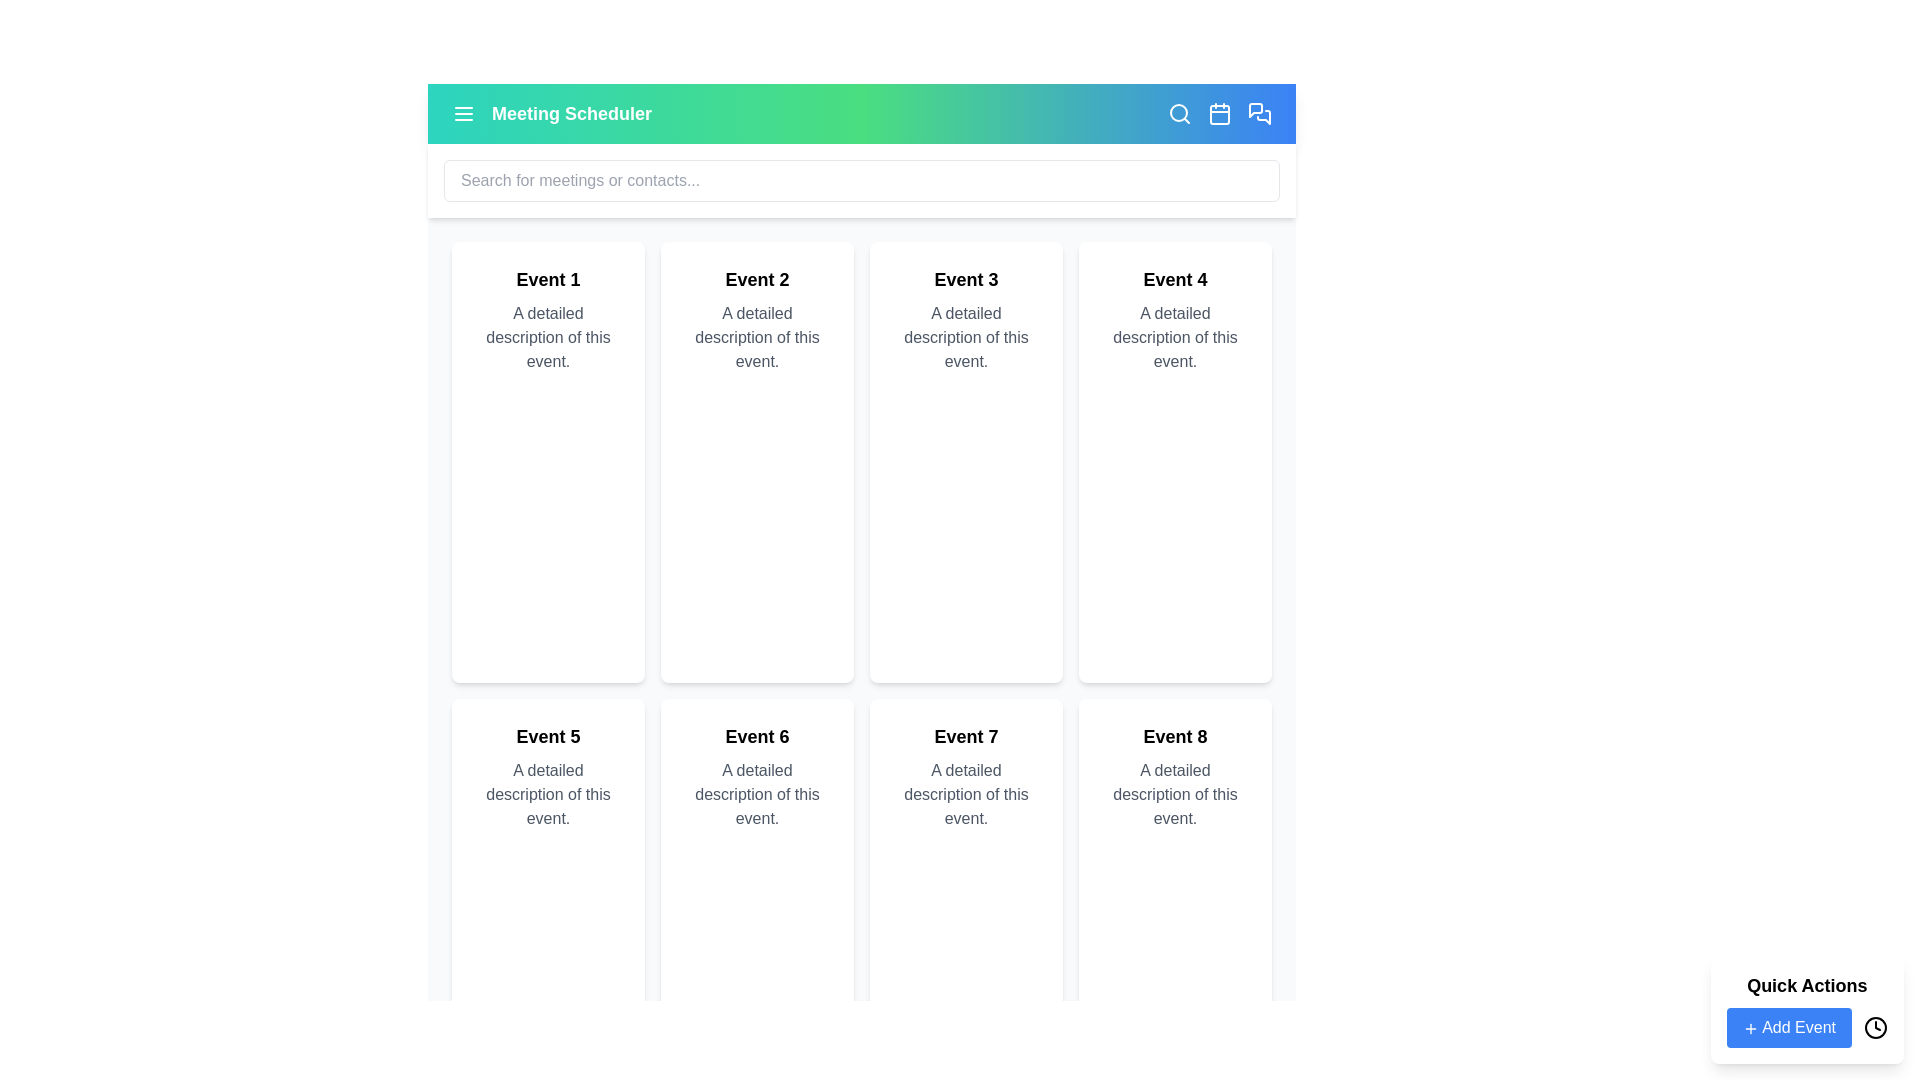 This screenshot has height=1080, width=1920. Describe the element at coordinates (548, 736) in the screenshot. I see `the bold title text 'Event 5' located at the top-center of its card in the second row of the 4x2 grid layout` at that location.